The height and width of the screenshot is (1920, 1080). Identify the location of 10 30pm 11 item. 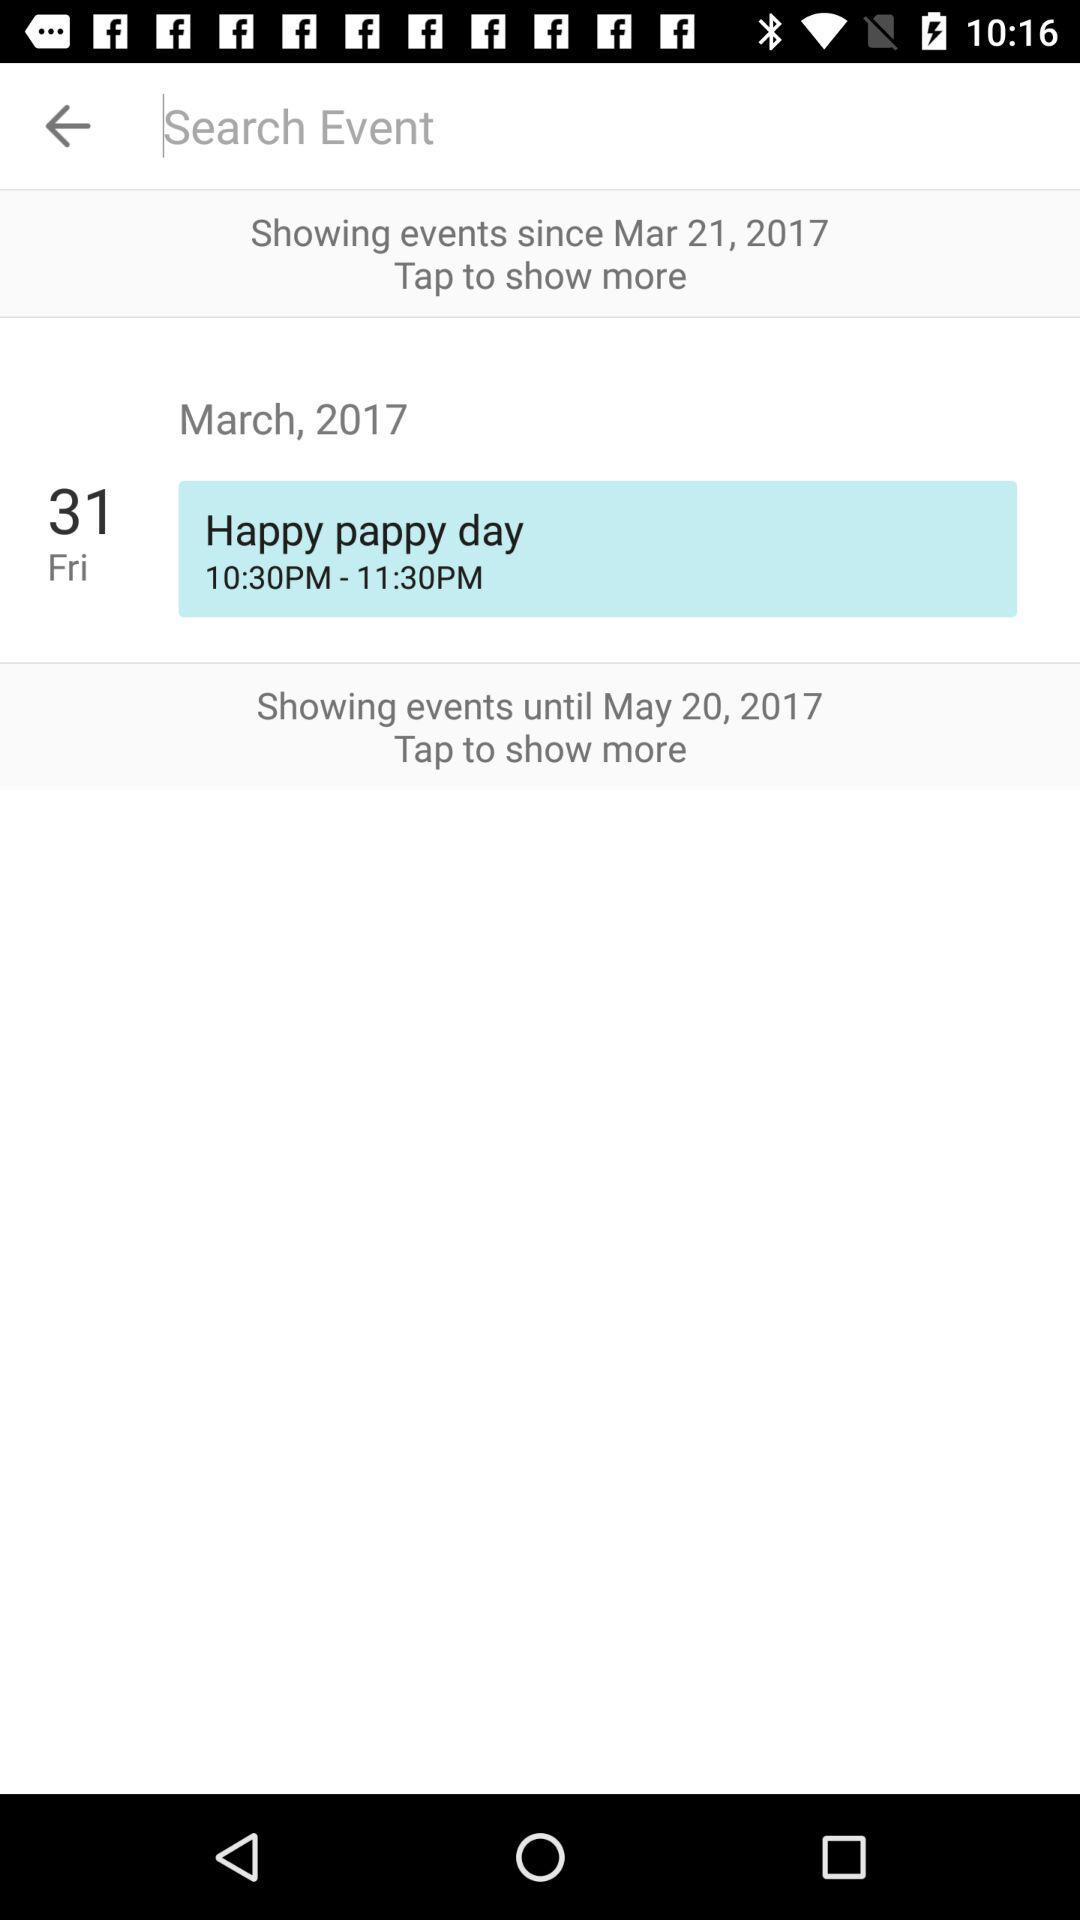
(596, 575).